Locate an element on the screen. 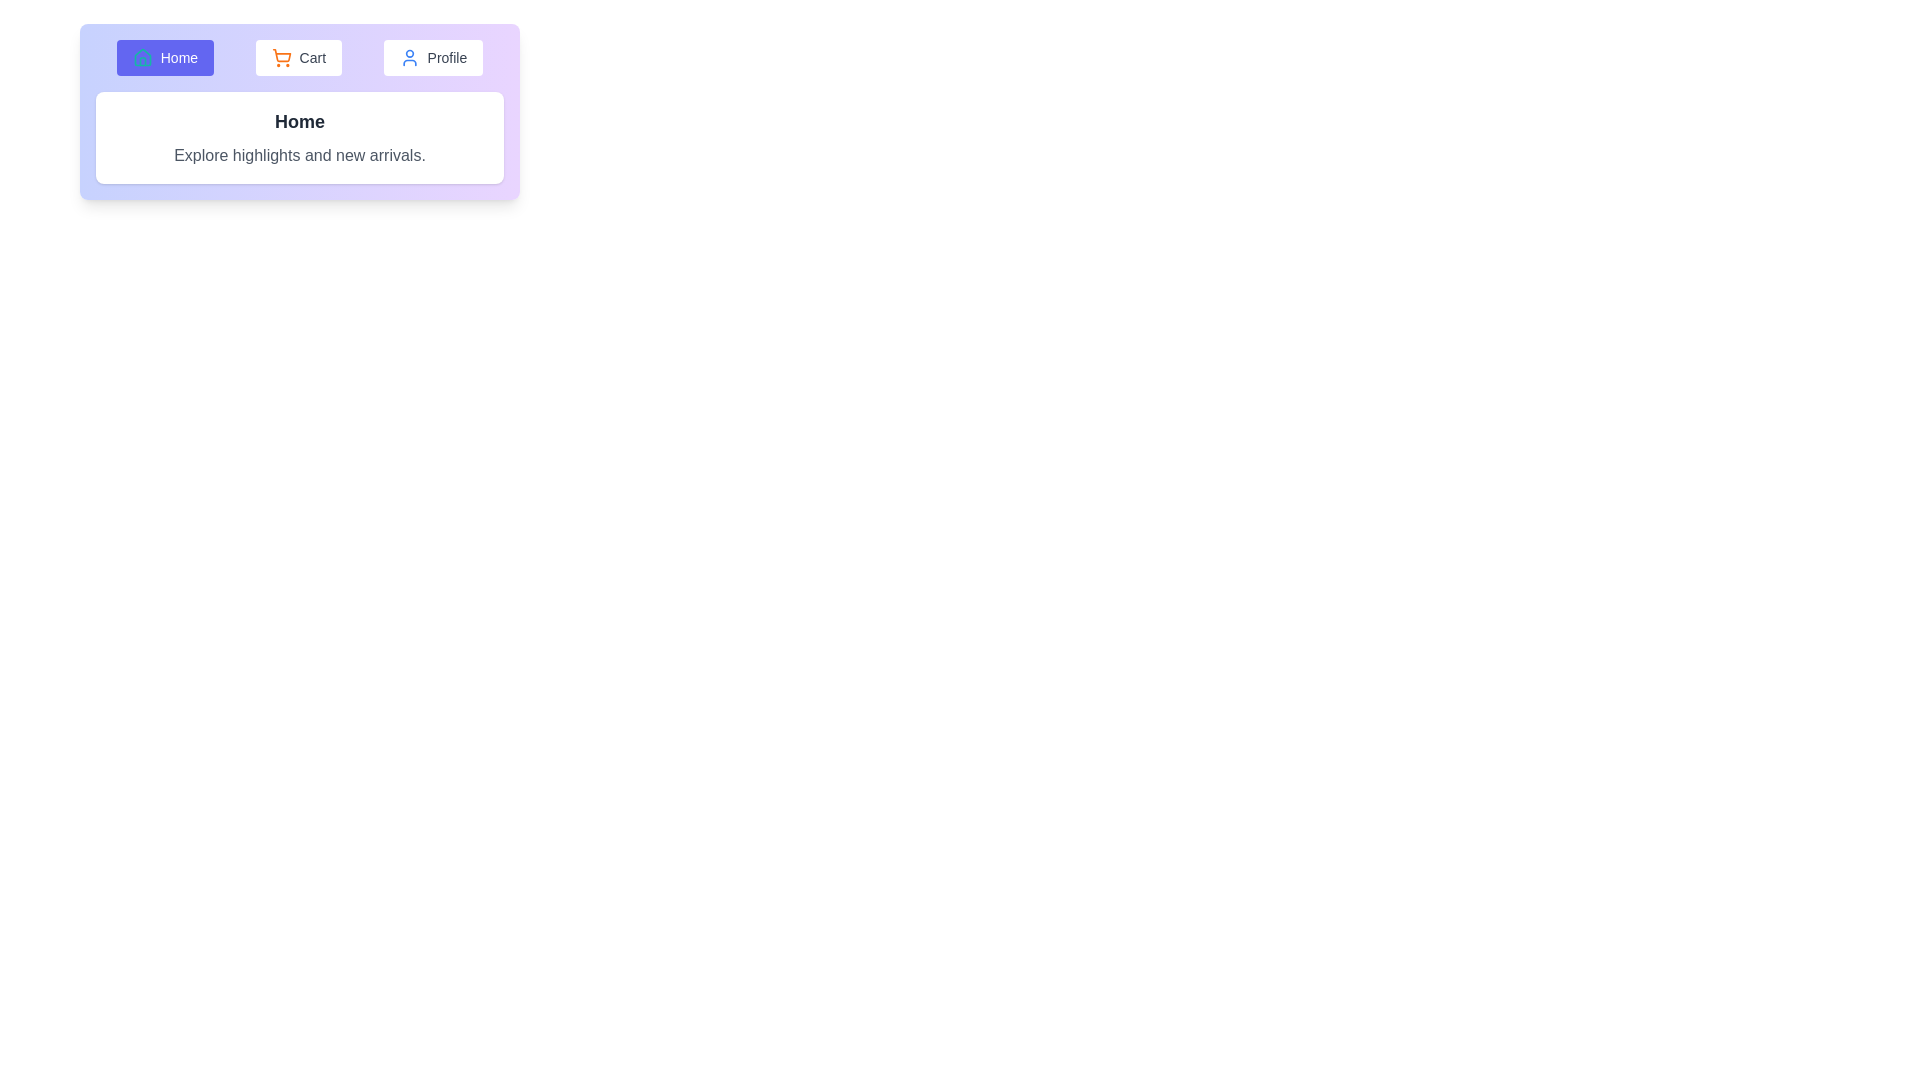 The width and height of the screenshot is (1920, 1080). the Cart tab button to switch to the corresponding tab is located at coordinates (297, 56).